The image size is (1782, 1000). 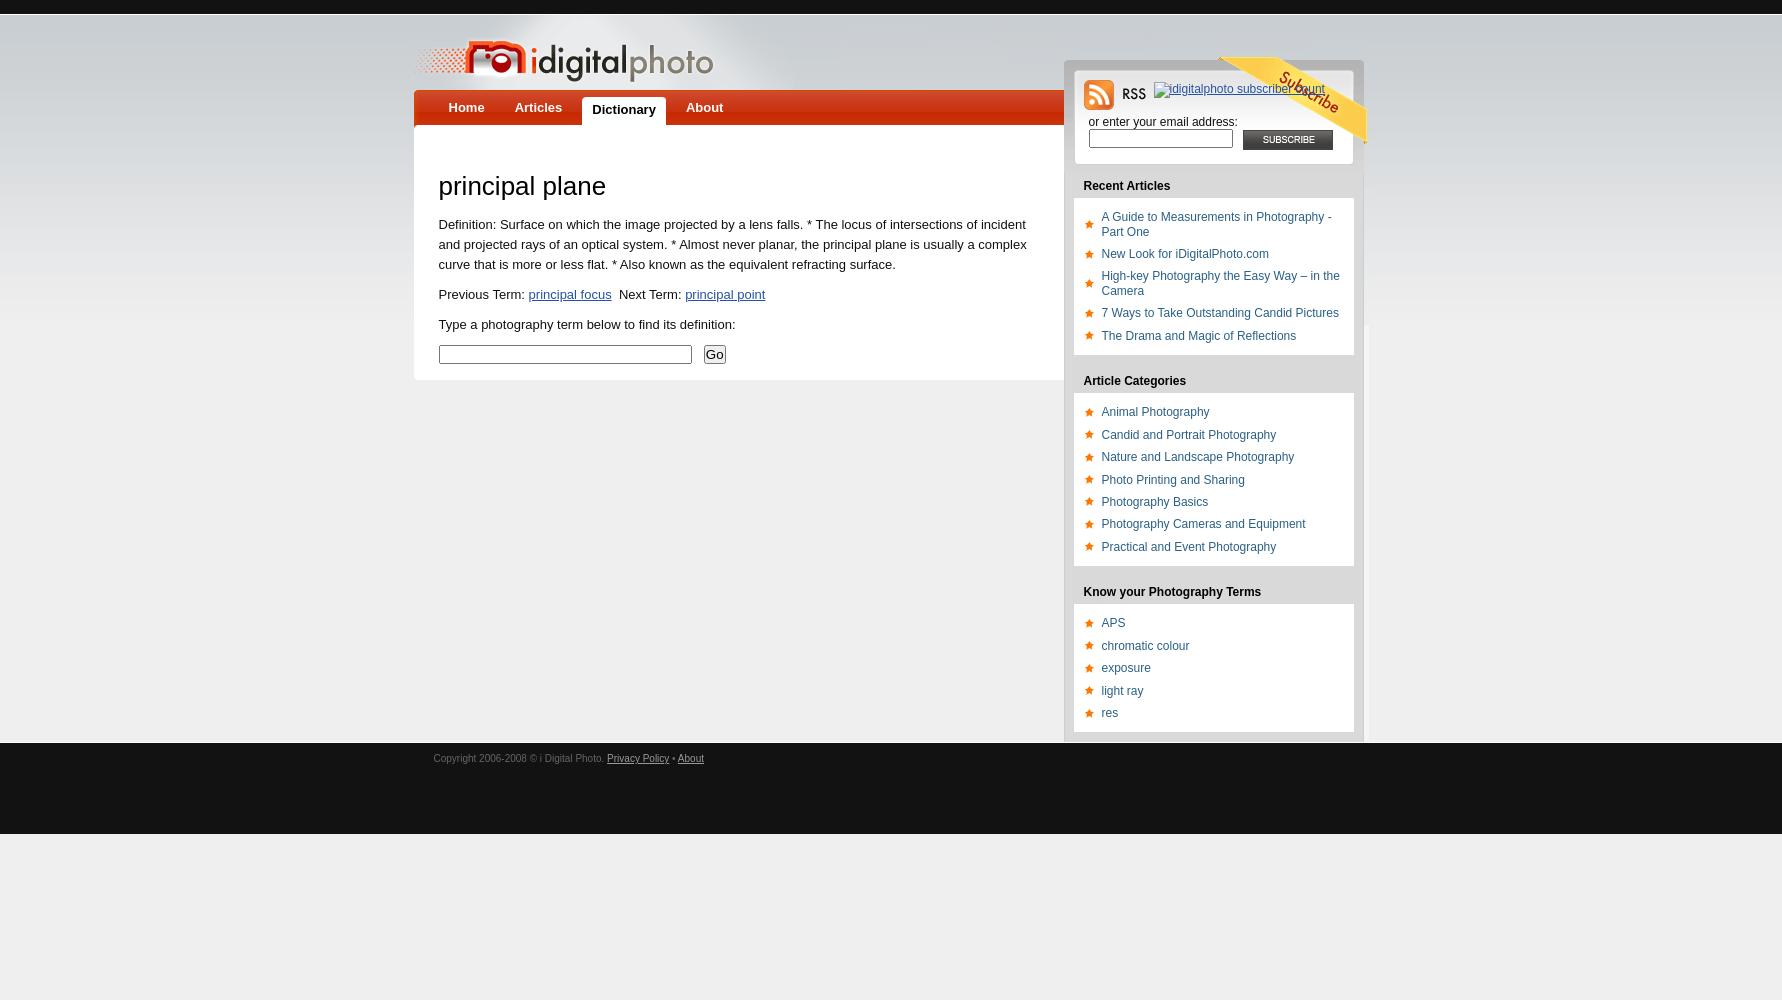 What do you see at coordinates (1100, 254) in the screenshot?
I see `'New Look for iDigitalPhoto.com'` at bounding box center [1100, 254].